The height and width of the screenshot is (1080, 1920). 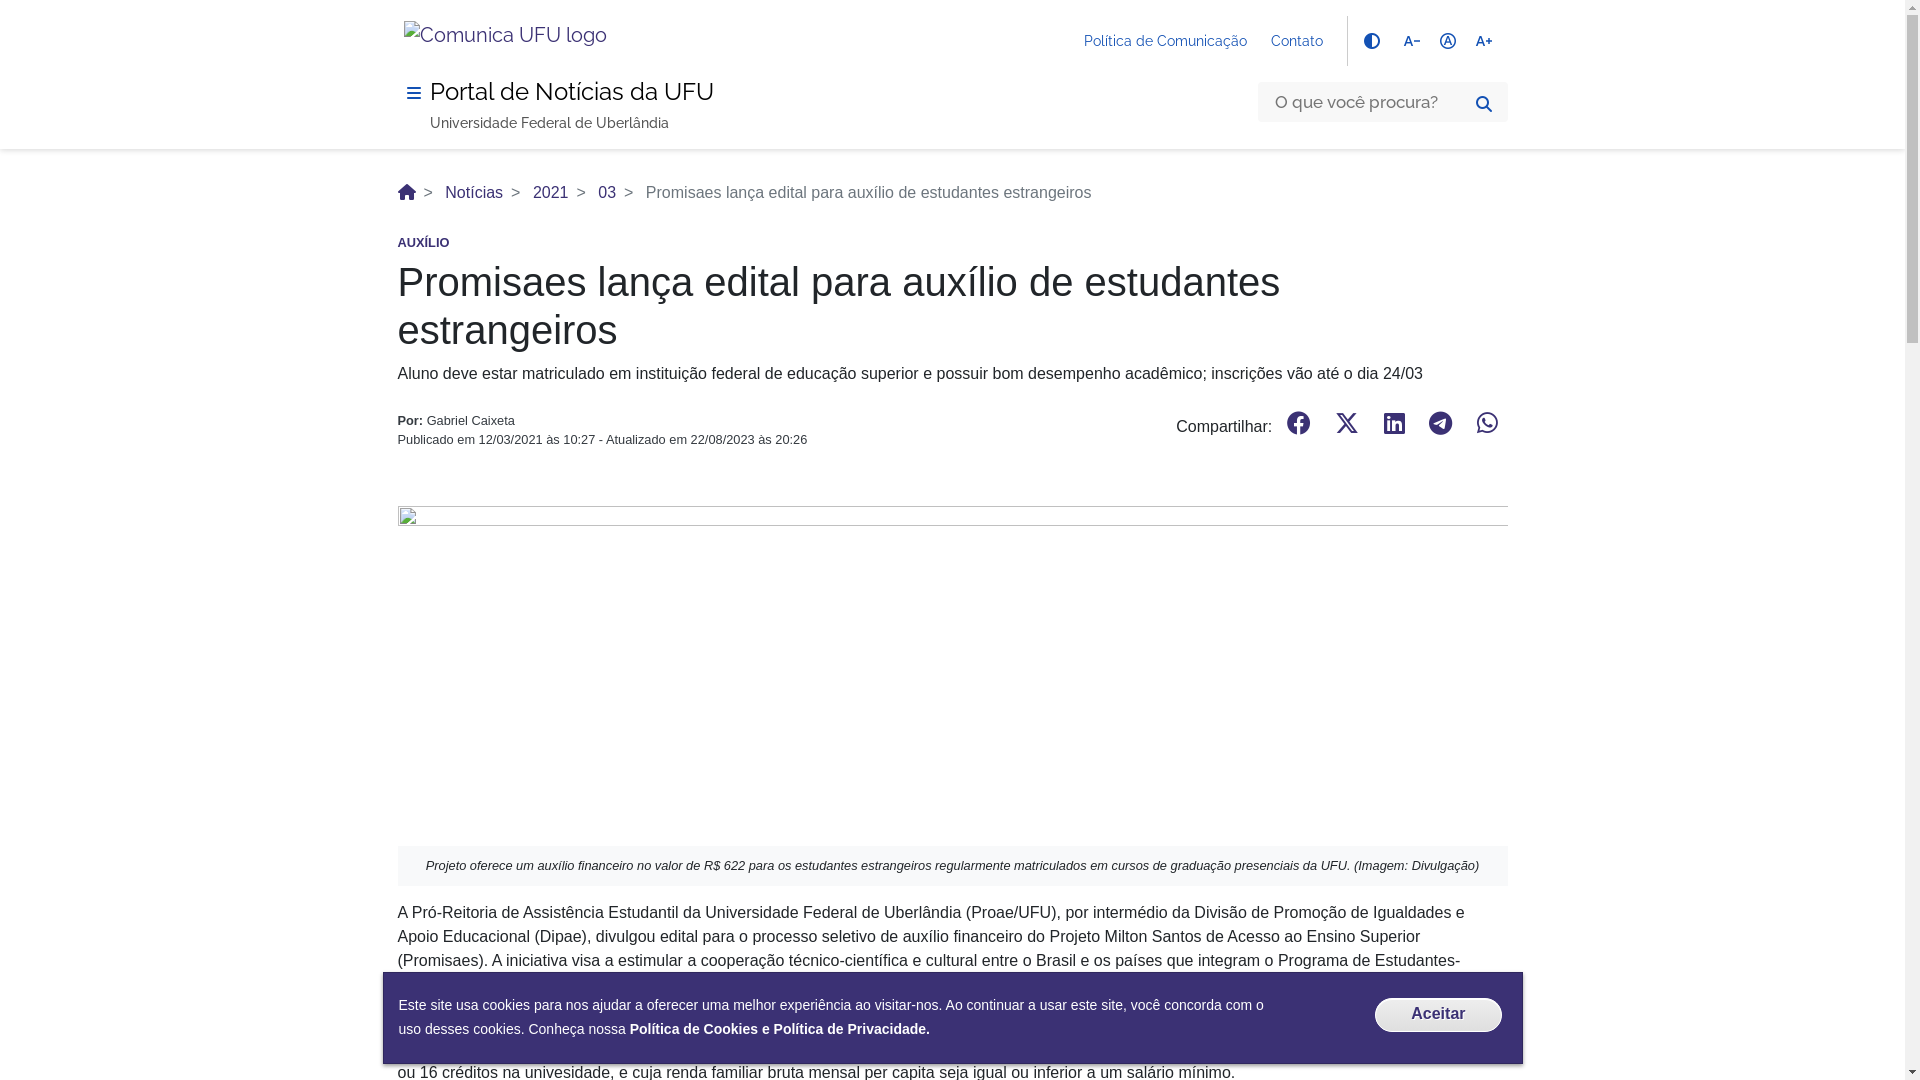 What do you see at coordinates (1410, 41) in the screenshot?
I see `'text_decrease'` at bounding box center [1410, 41].